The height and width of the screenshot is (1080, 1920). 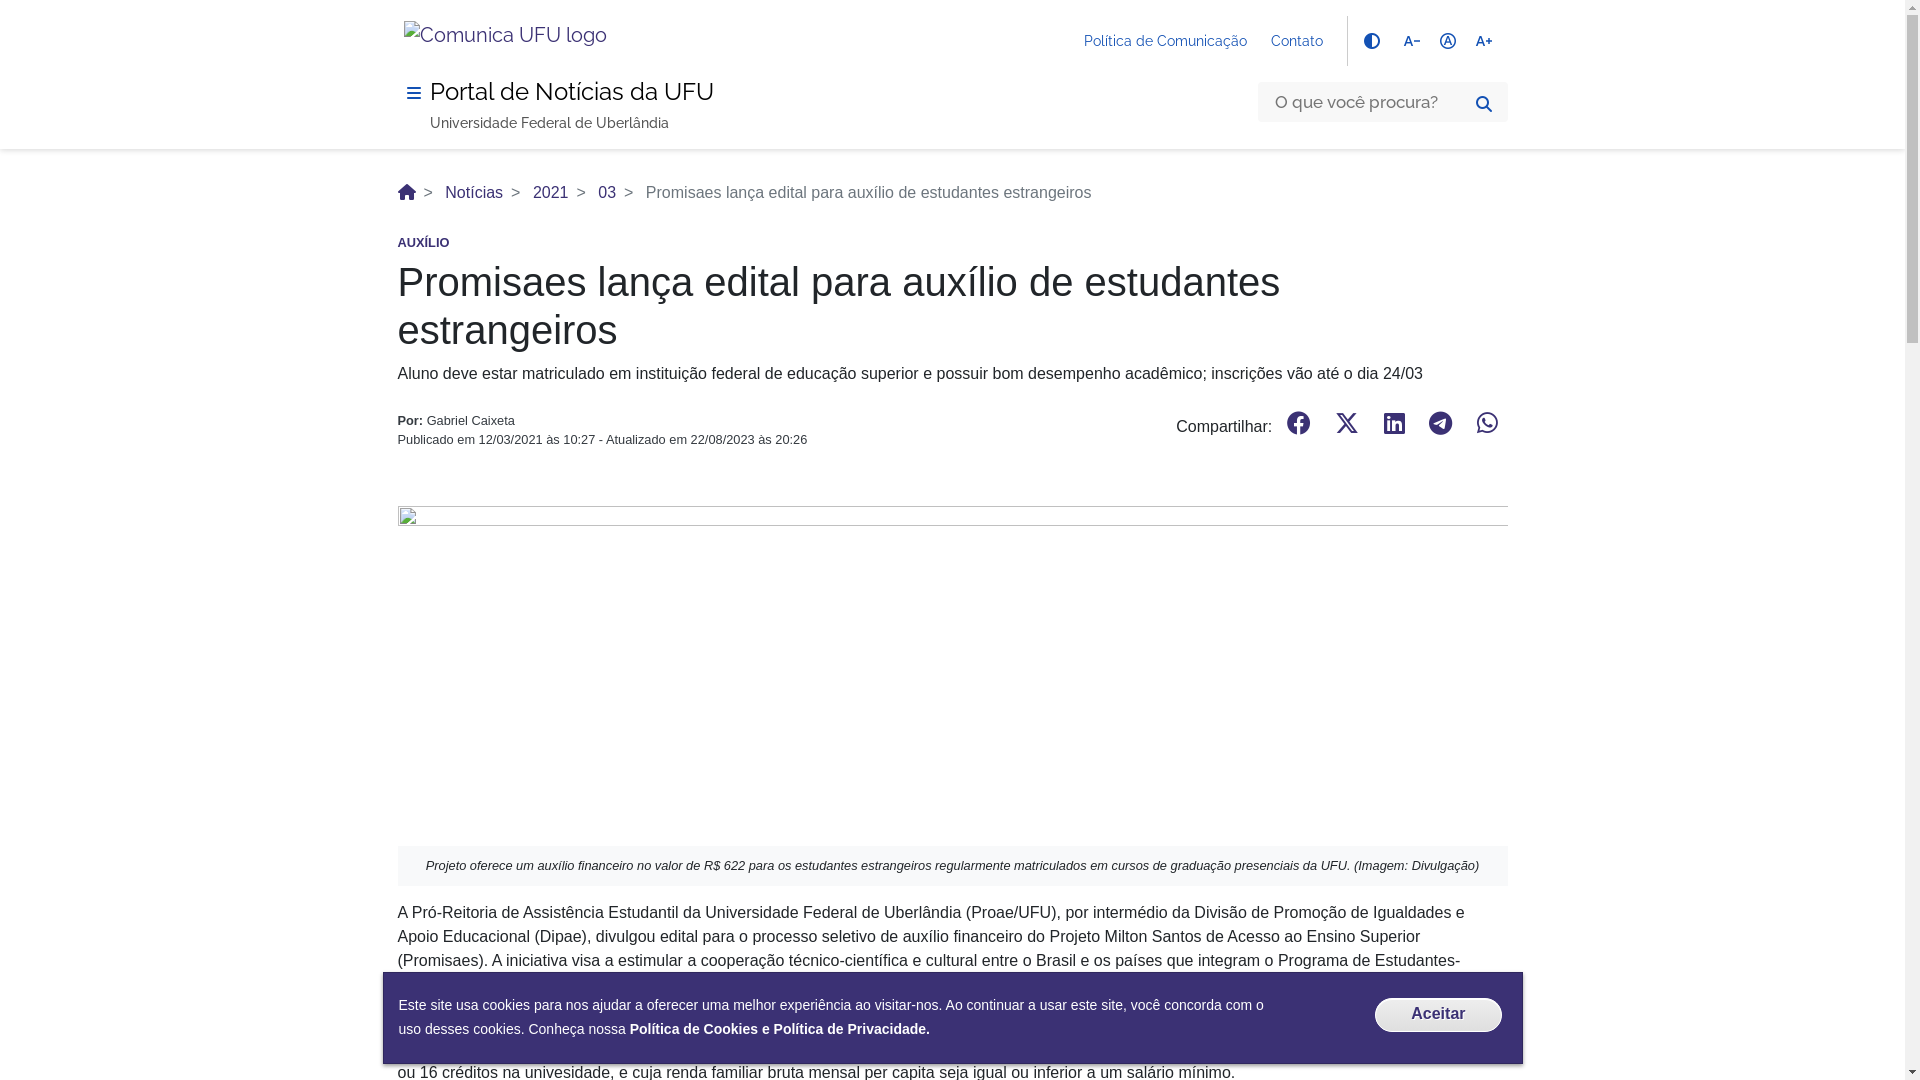 What do you see at coordinates (1410, 41) in the screenshot?
I see `'text_decrease'` at bounding box center [1410, 41].